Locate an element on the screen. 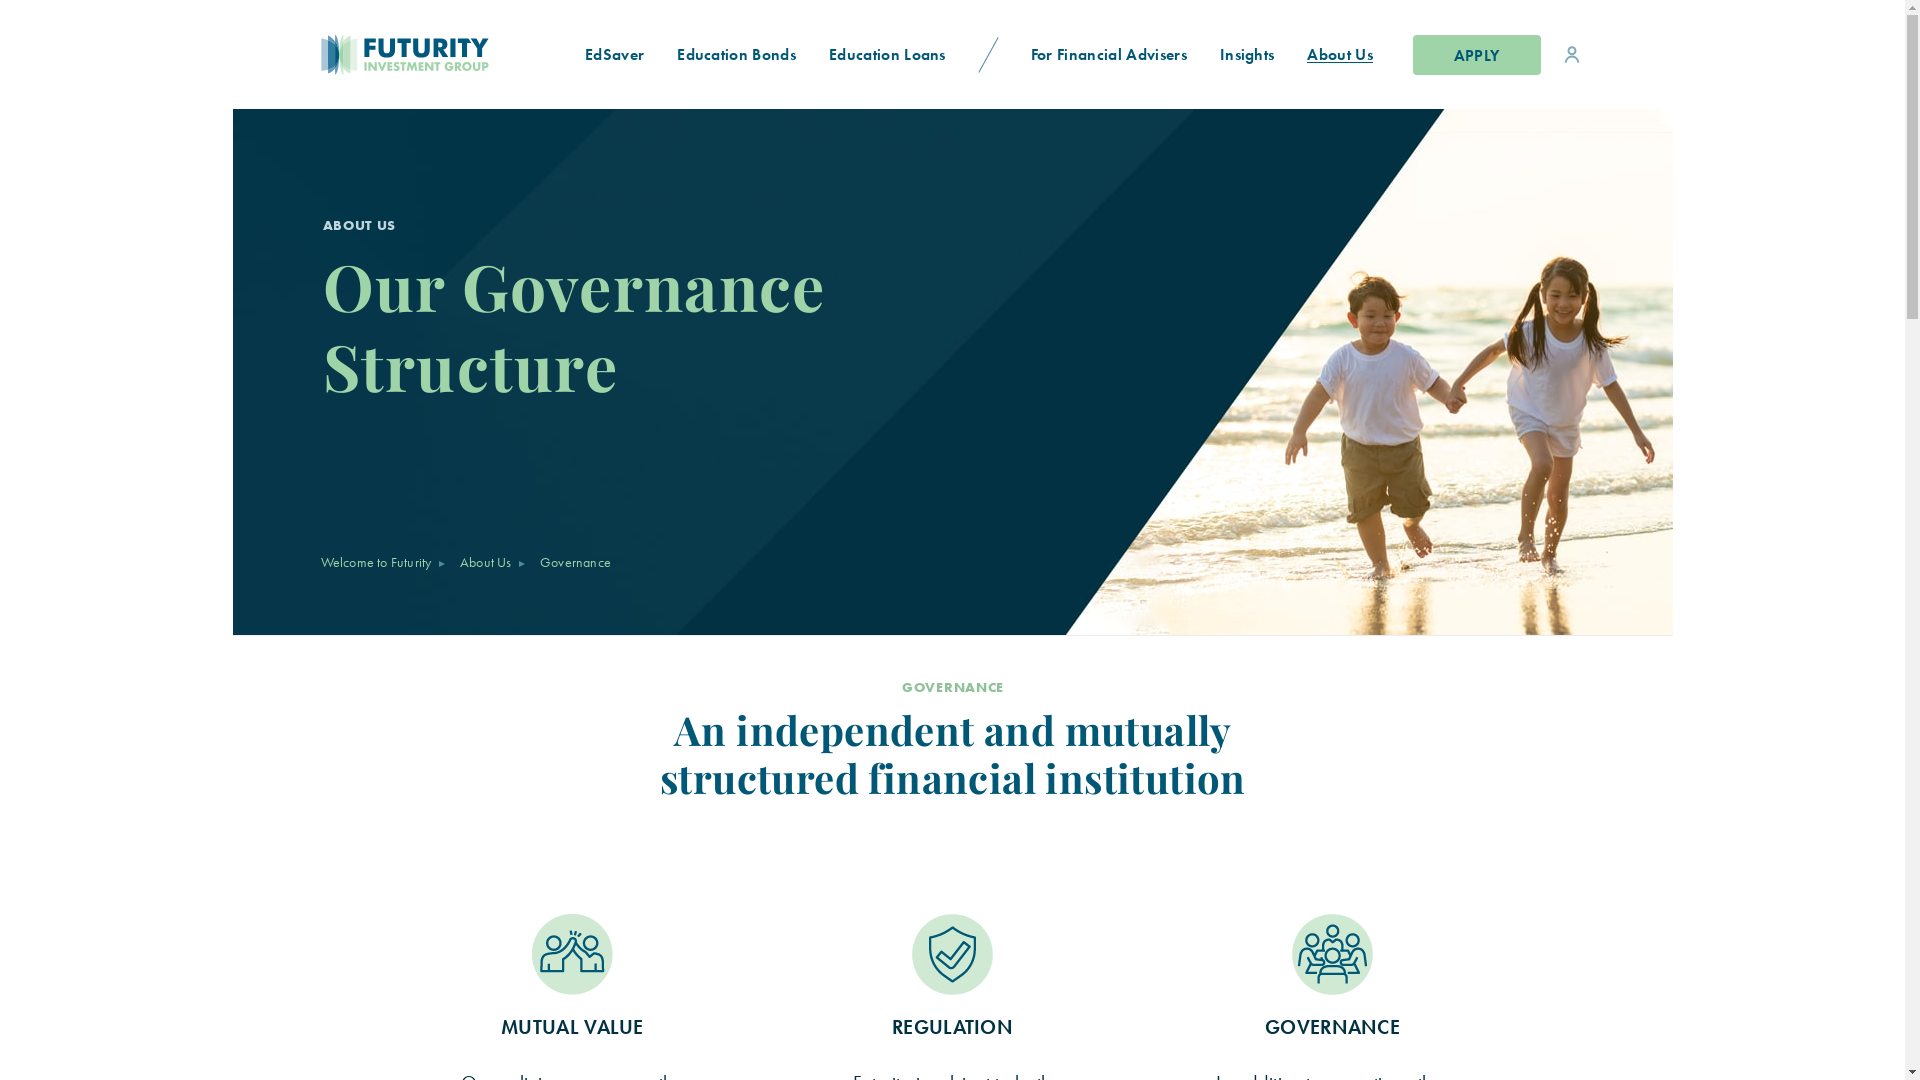  'For Financial Advisers' is located at coordinates (1107, 53).